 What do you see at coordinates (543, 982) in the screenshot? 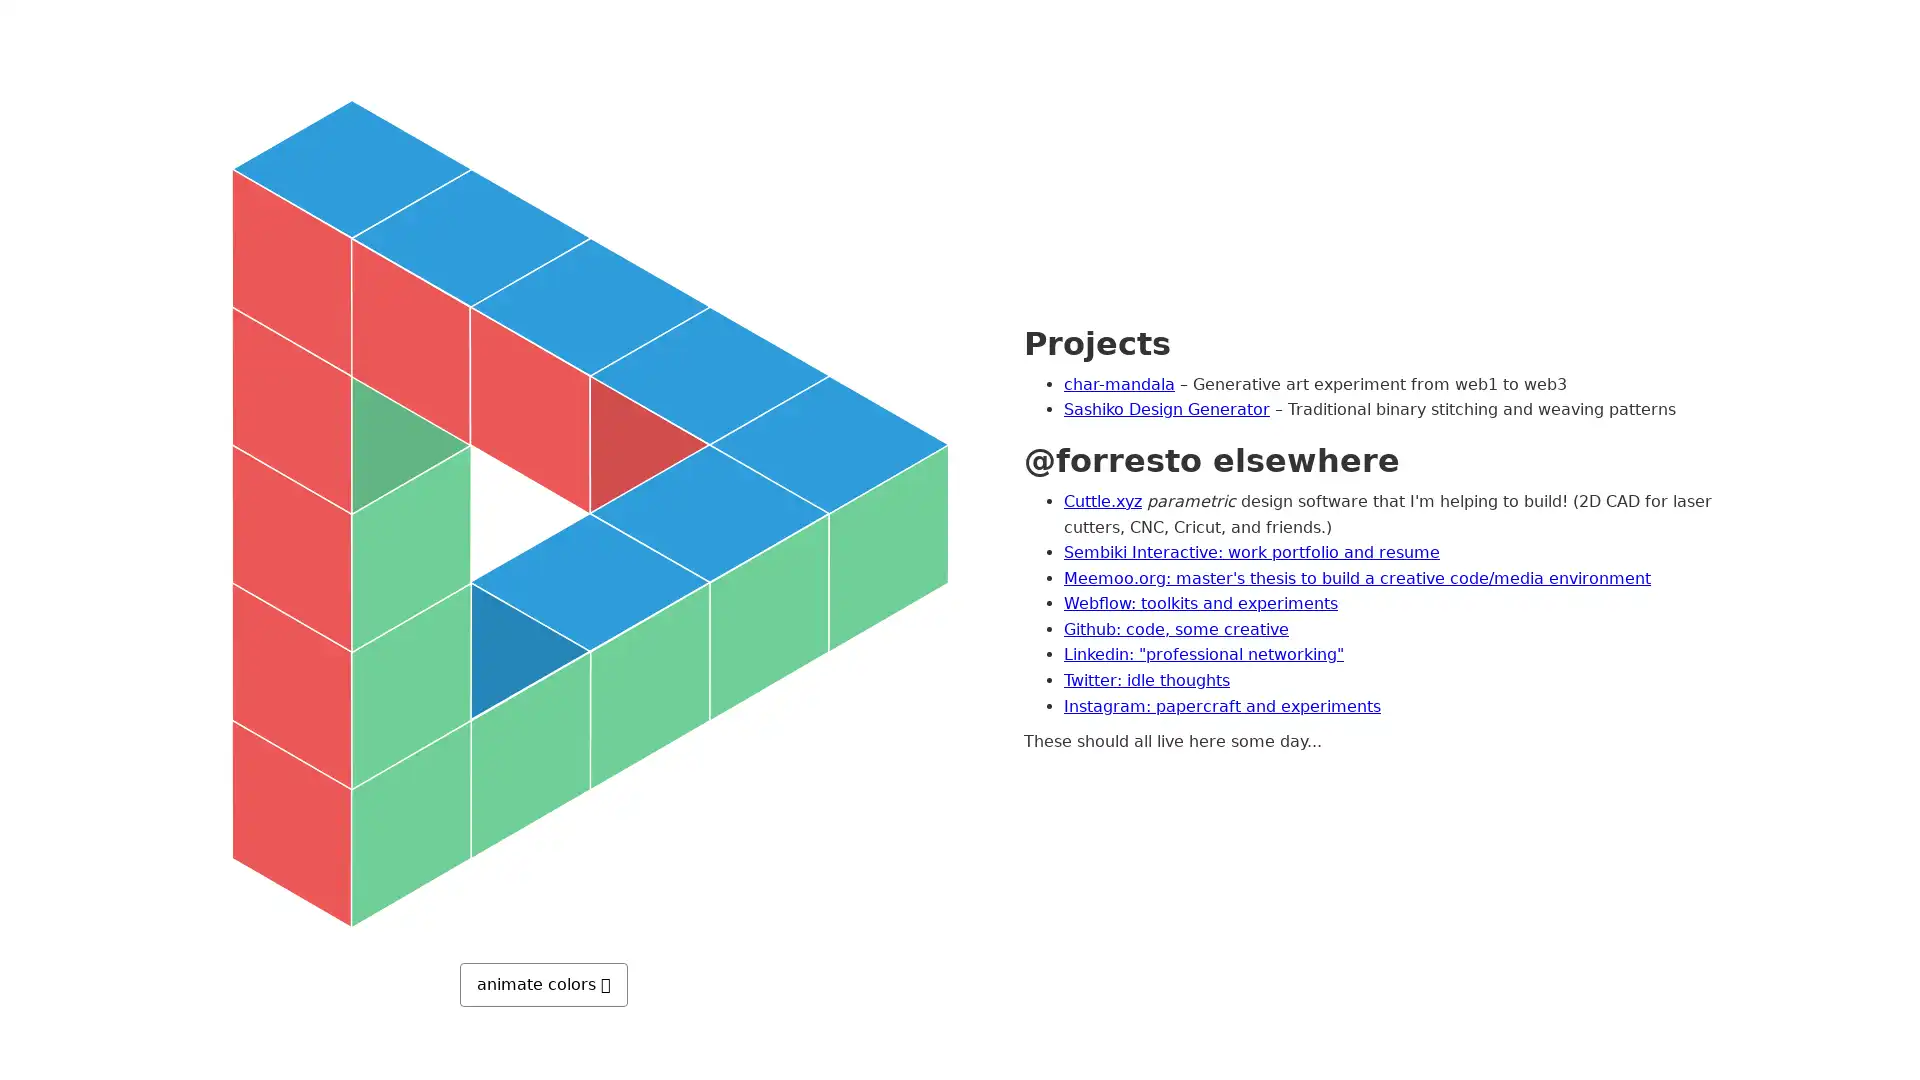
I see `animate colors` at bounding box center [543, 982].